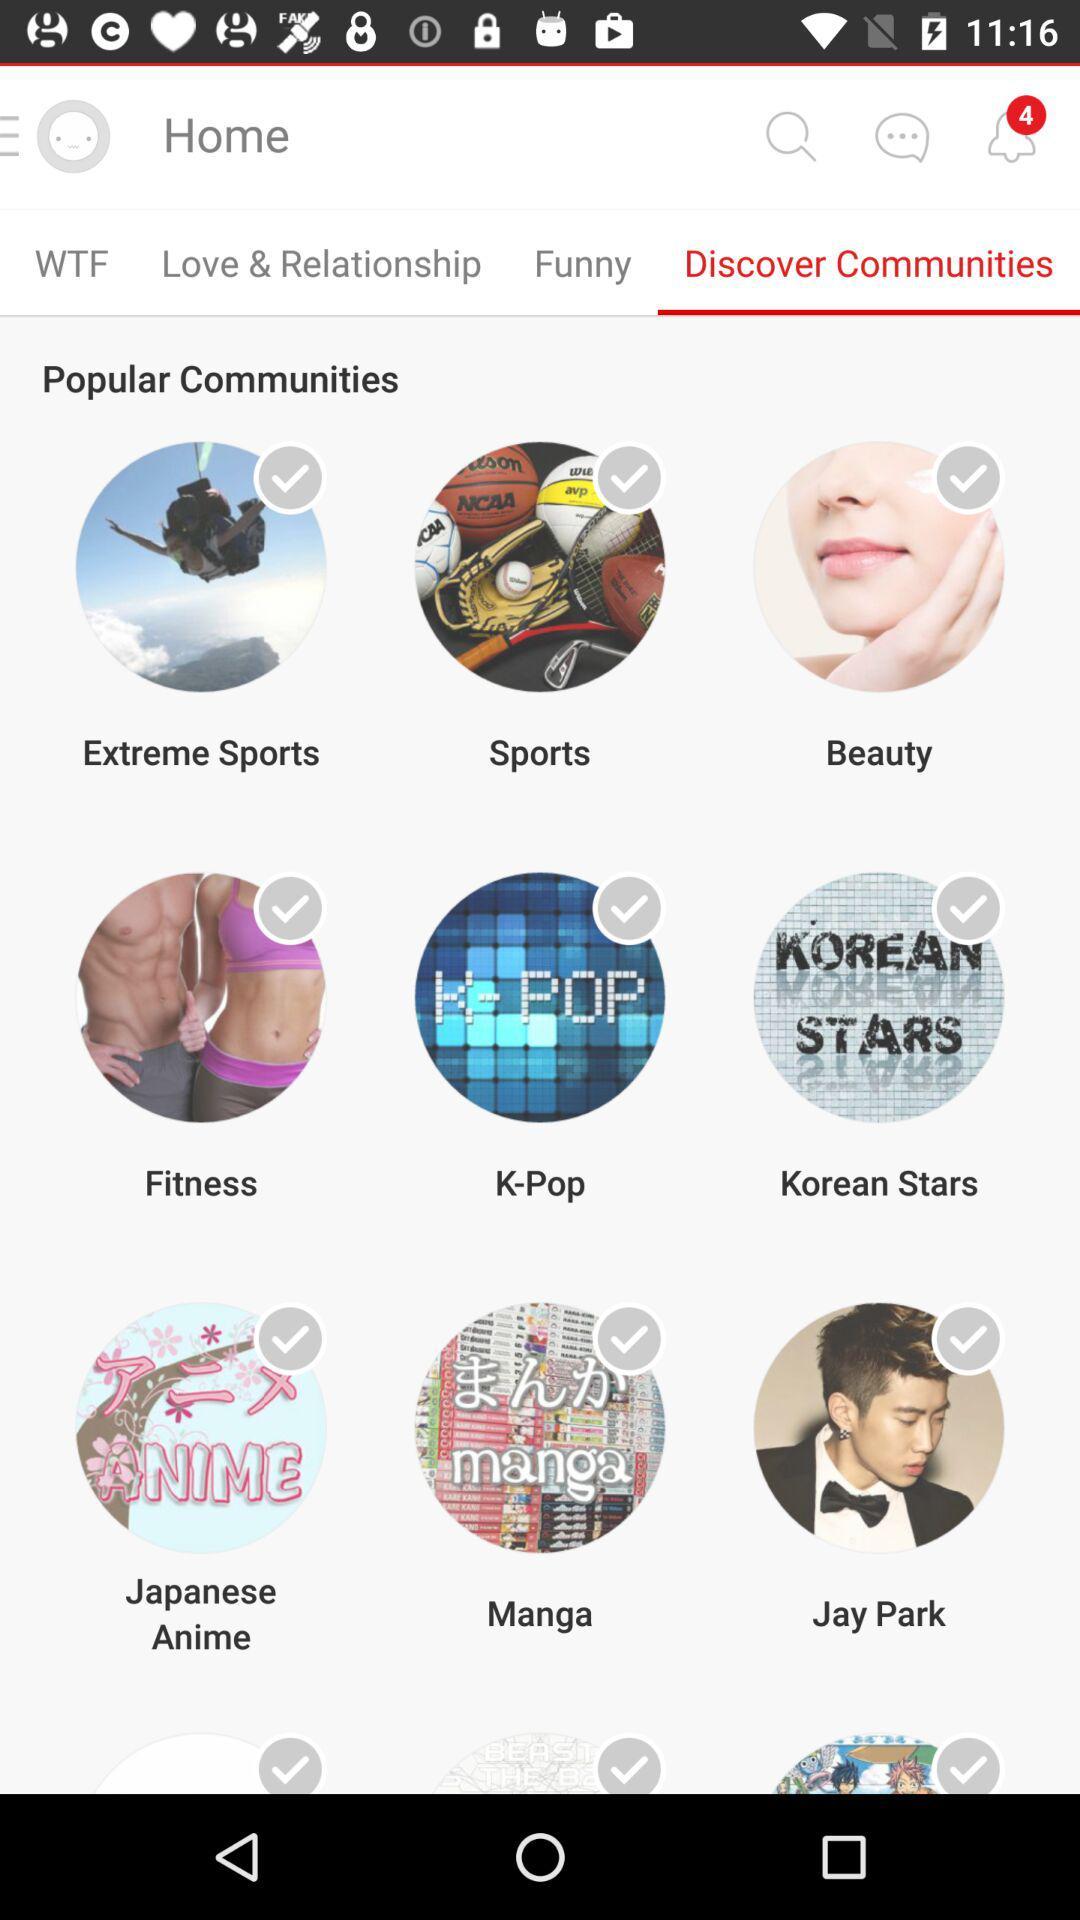 Image resolution: width=1080 pixels, height=1920 pixels. I want to click on community, so click(967, 476).